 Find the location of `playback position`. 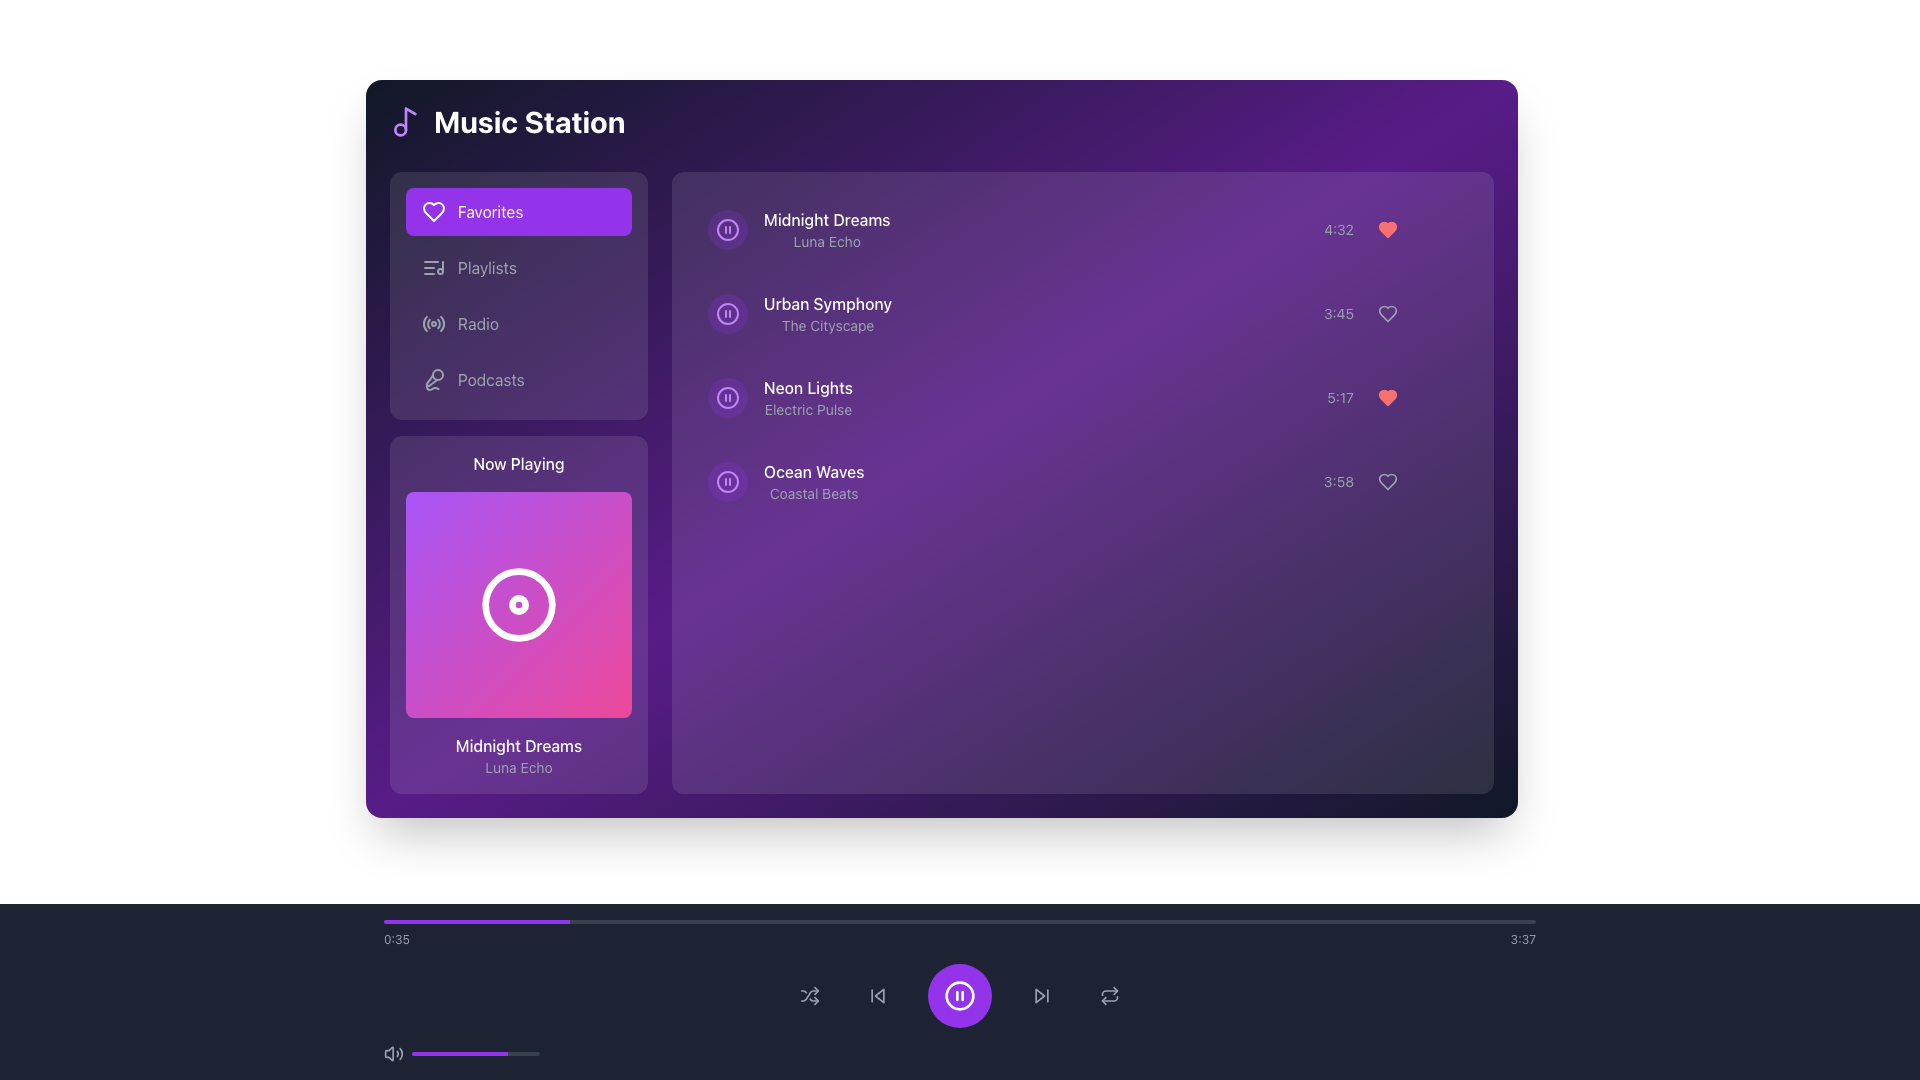

playback position is located at coordinates (1057, 921).